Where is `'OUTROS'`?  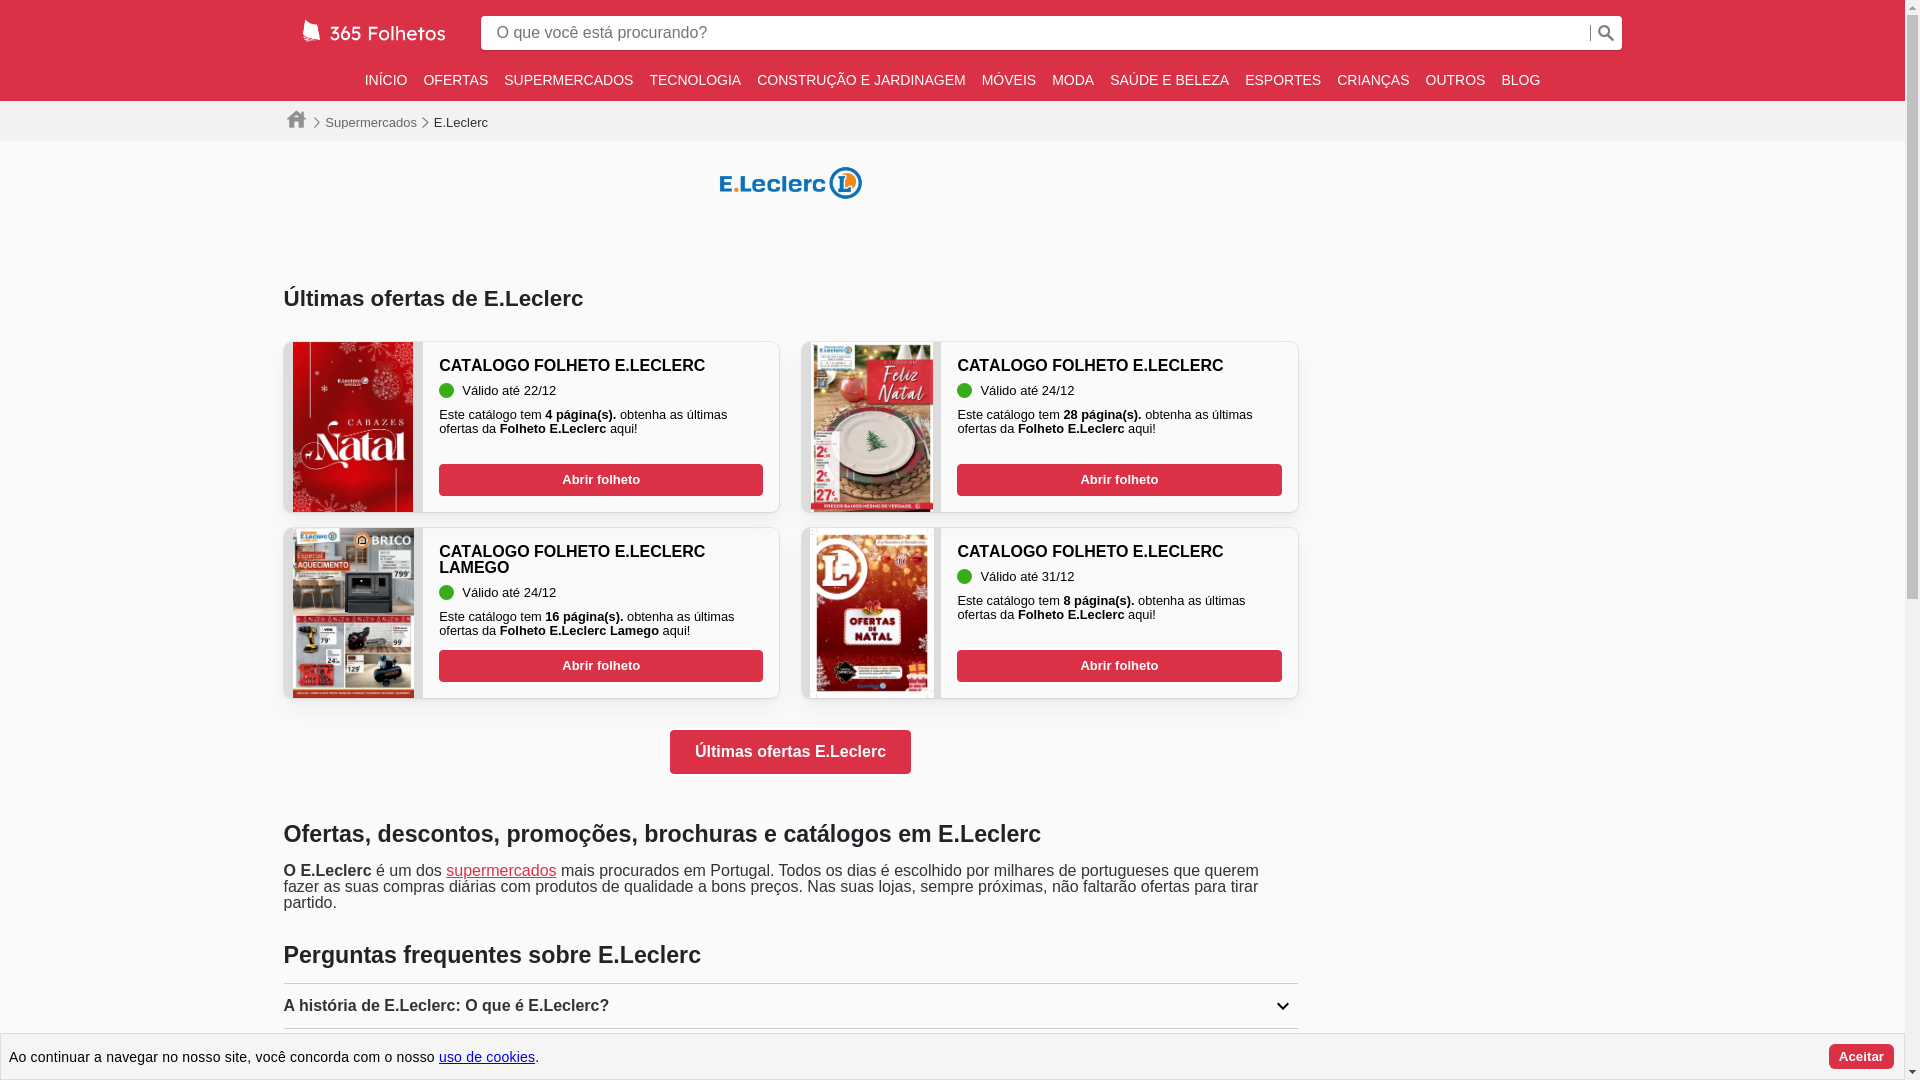 'OUTROS' is located at coordinates (1416, 79).